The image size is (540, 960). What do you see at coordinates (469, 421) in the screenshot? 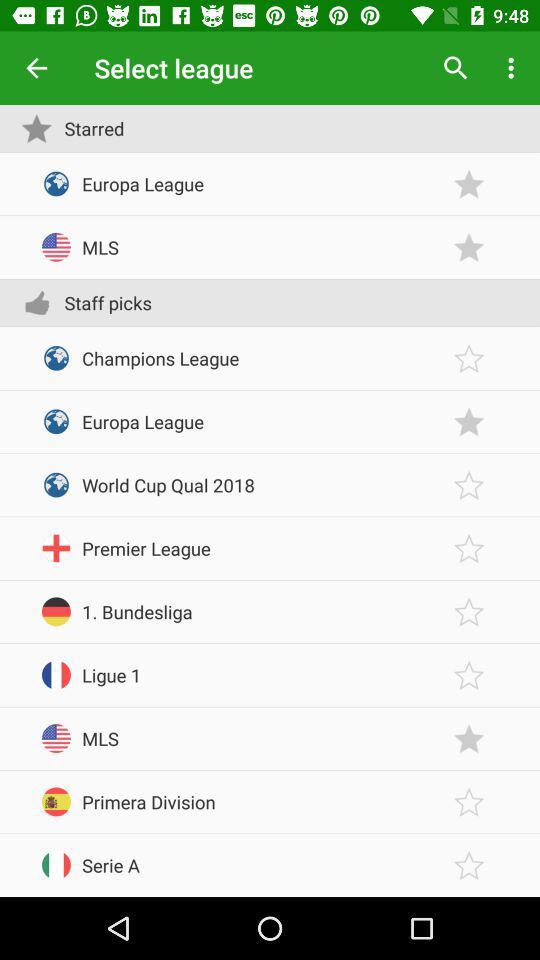
I see `to favorites` at bounding box center [469, 421].